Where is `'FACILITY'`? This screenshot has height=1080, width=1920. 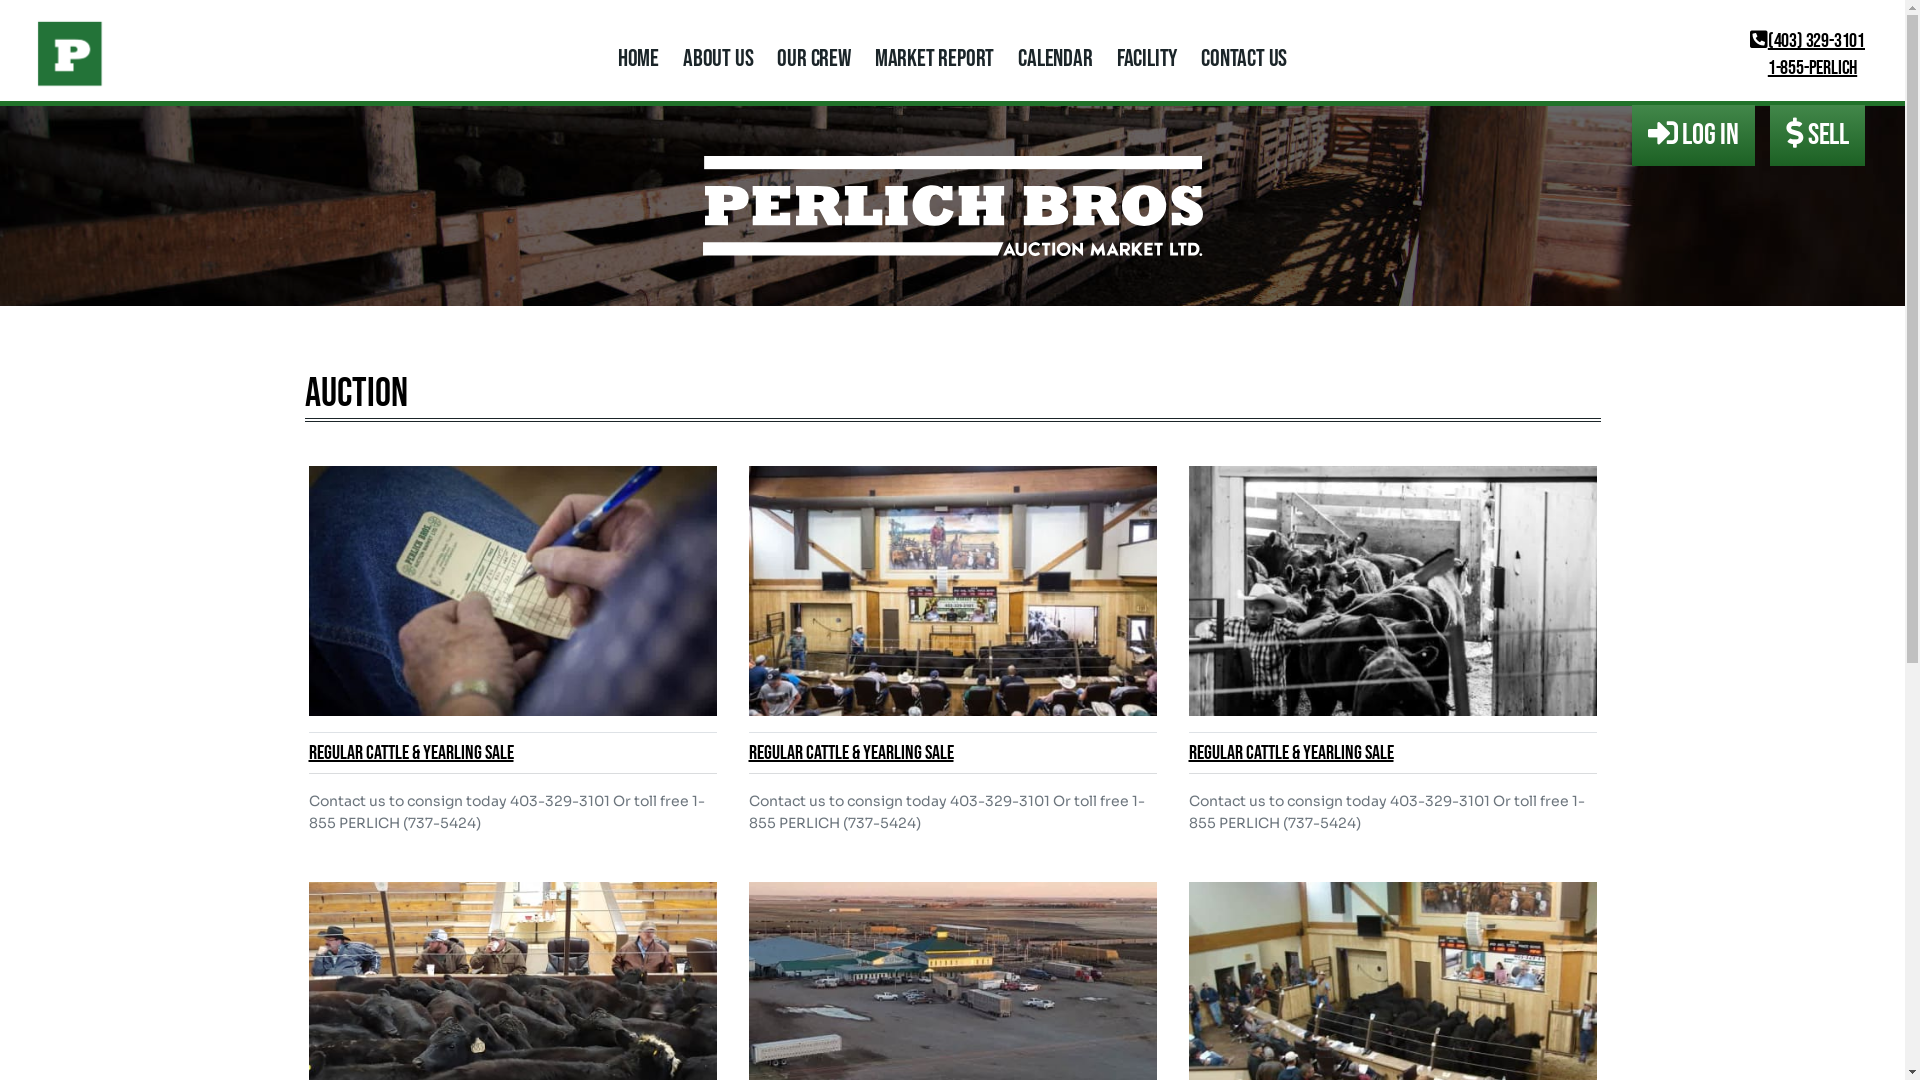
'FACILITY' is located at coordinates (1147, 57).